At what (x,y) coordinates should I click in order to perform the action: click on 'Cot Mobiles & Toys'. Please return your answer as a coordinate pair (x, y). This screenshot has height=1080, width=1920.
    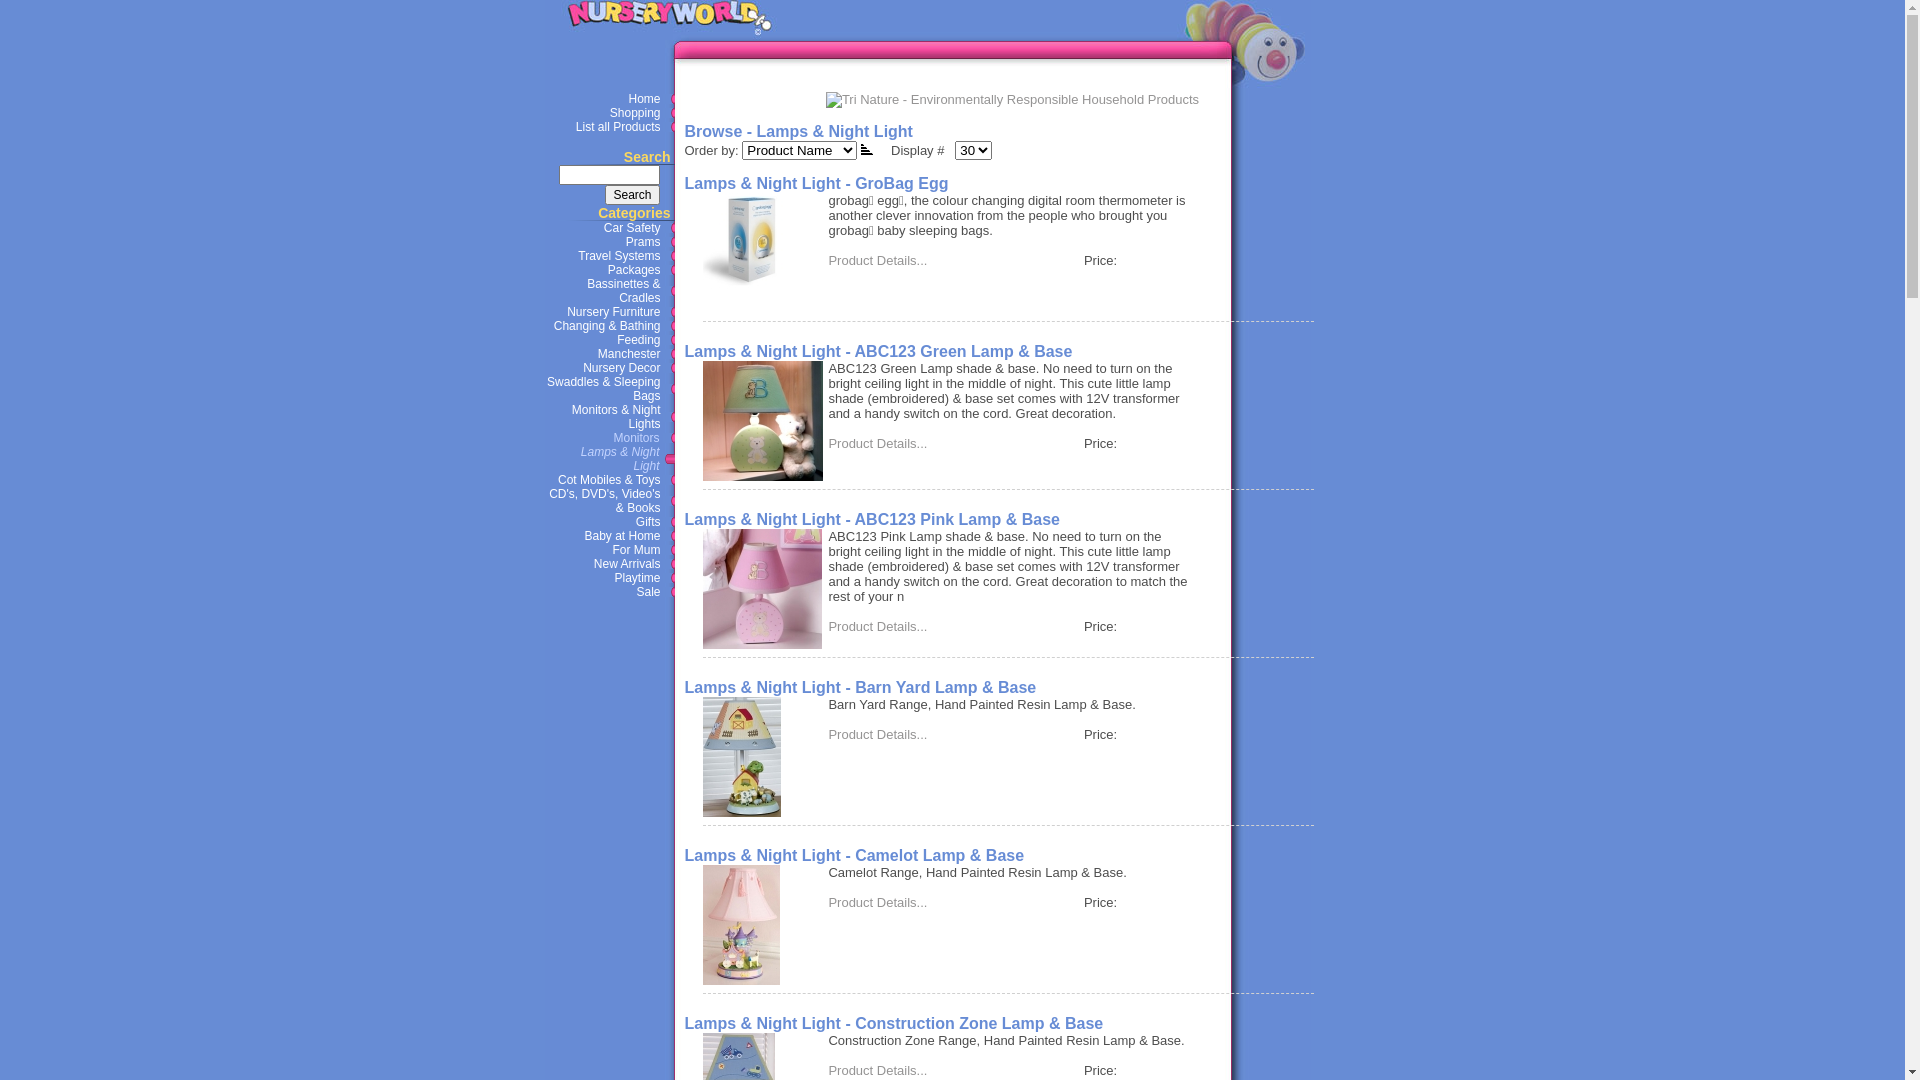
    Looking at the image, I should click on (543, 479).